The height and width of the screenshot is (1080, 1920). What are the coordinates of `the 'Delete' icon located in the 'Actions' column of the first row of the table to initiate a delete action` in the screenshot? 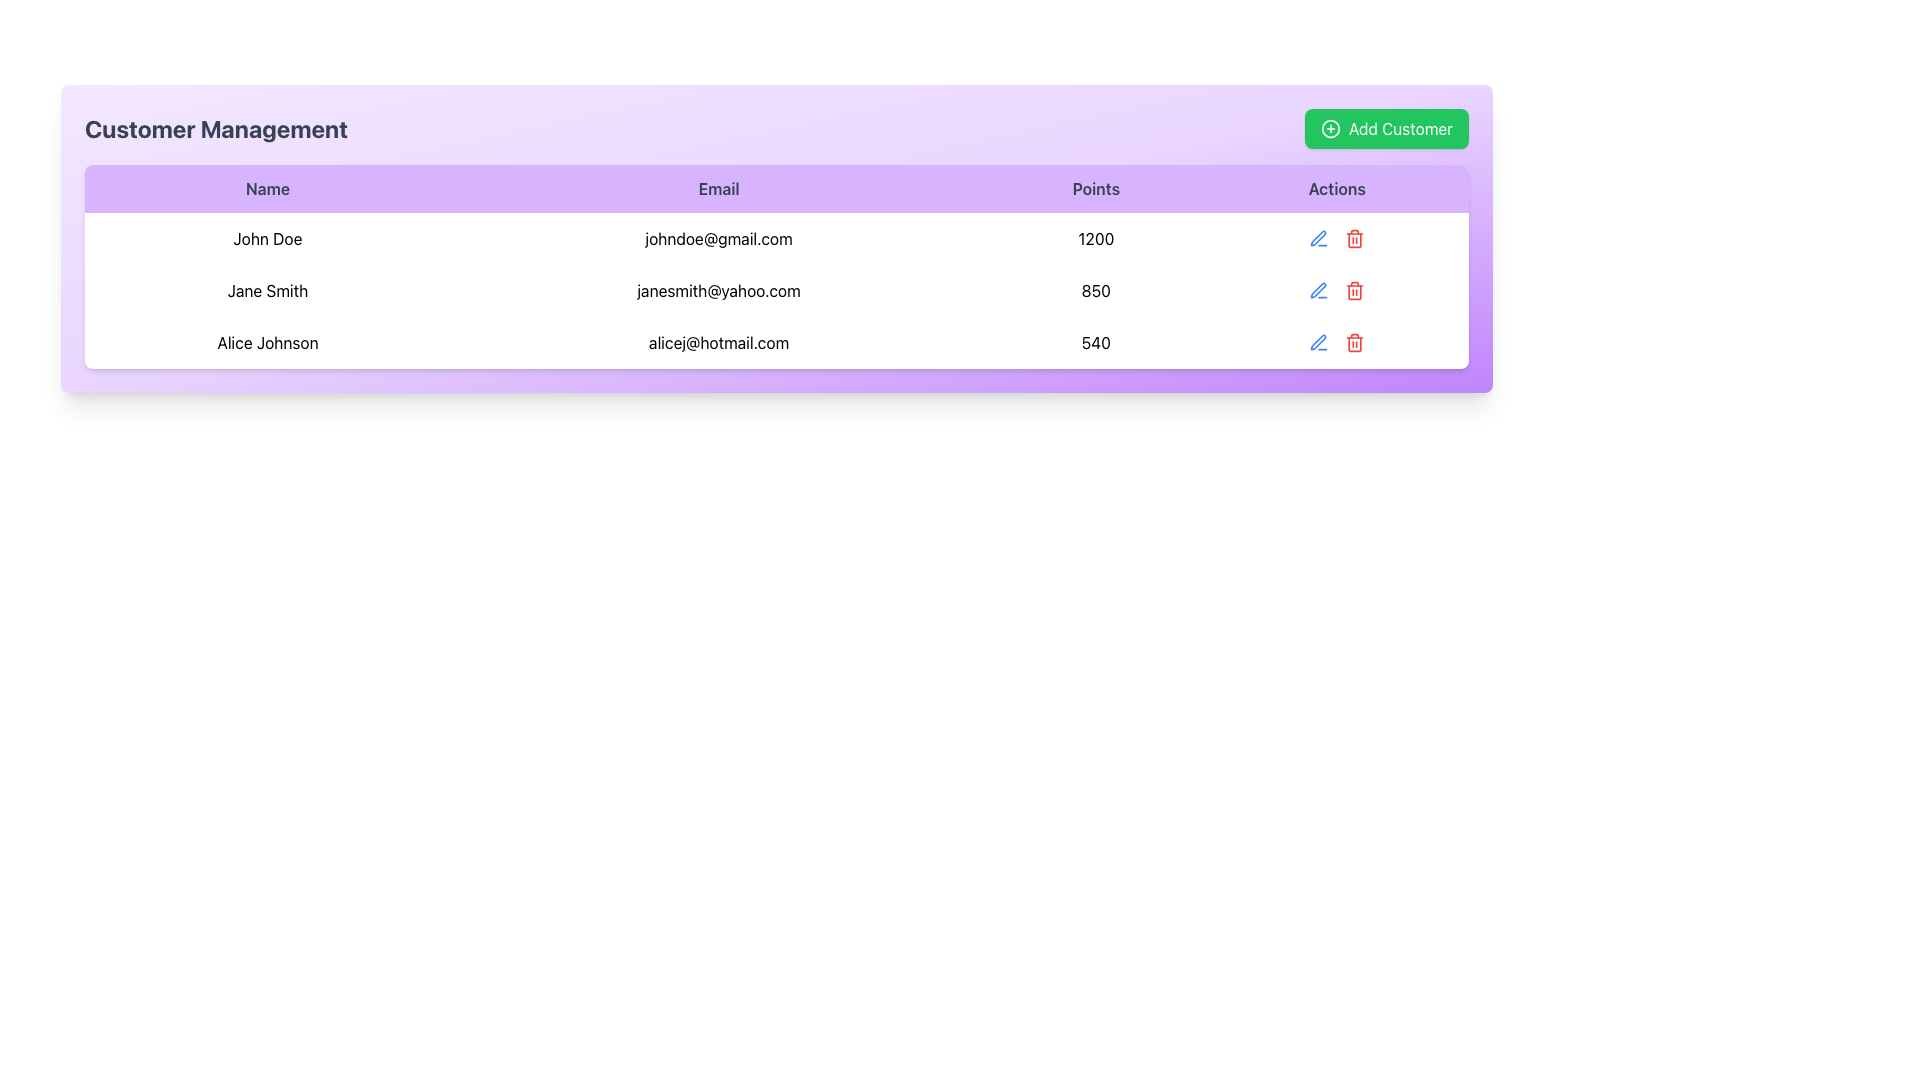 It's located at (1355, 238).